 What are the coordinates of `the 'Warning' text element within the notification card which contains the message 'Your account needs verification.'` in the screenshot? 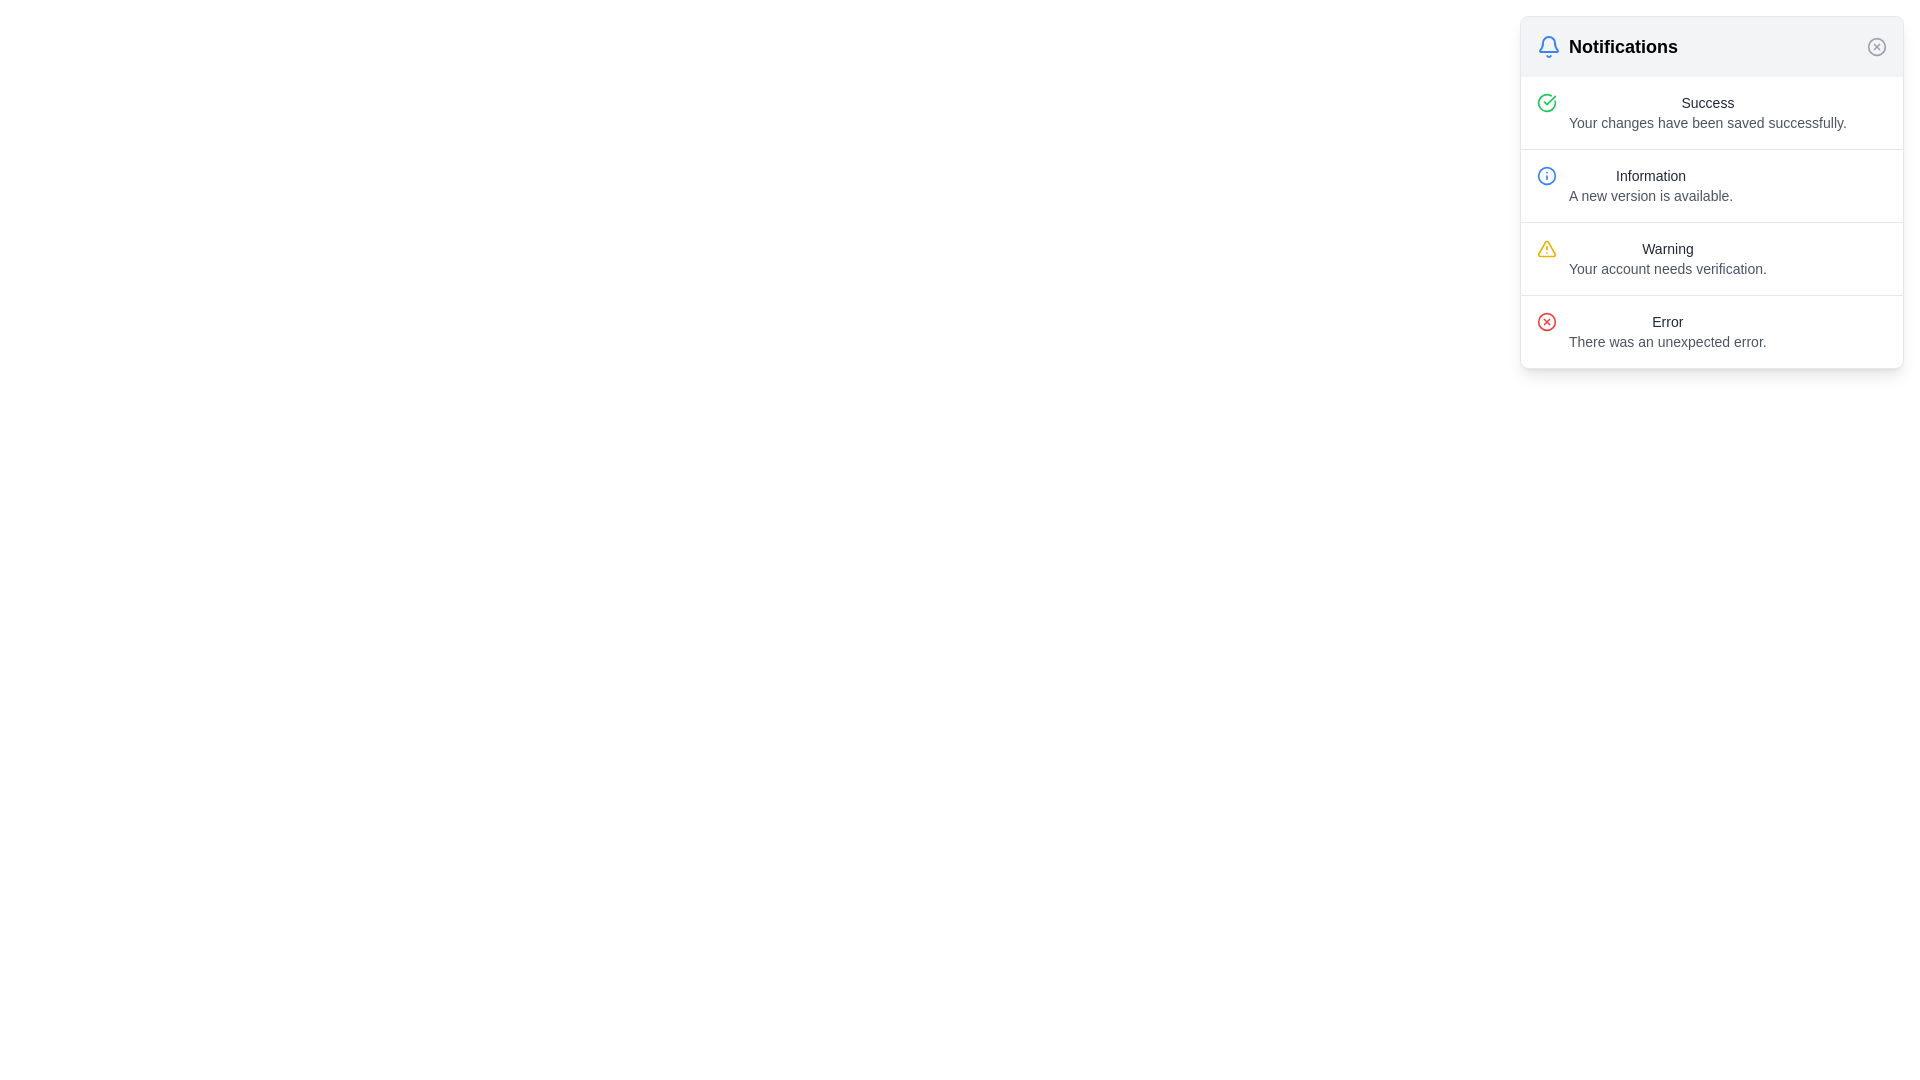 It's located at (1667, 257).